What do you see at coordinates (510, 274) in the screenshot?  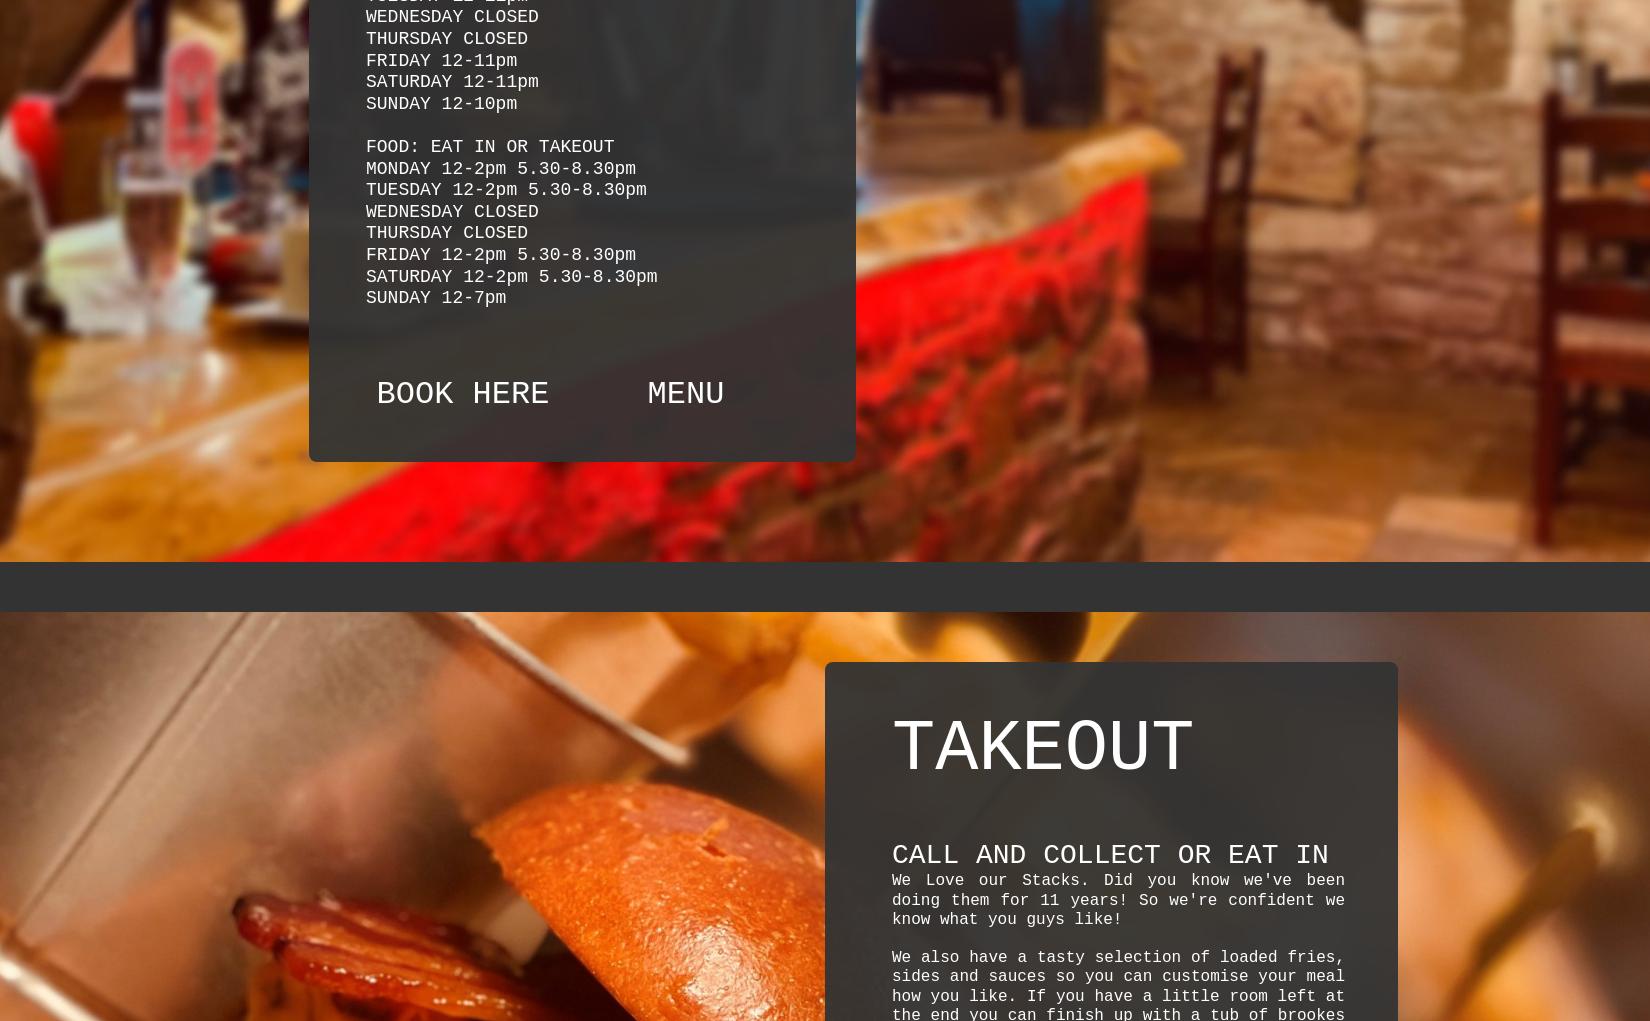 I see `'SATURDAY 12-2pm 5.30-8.30pm'` at bounding box center [510, 274].